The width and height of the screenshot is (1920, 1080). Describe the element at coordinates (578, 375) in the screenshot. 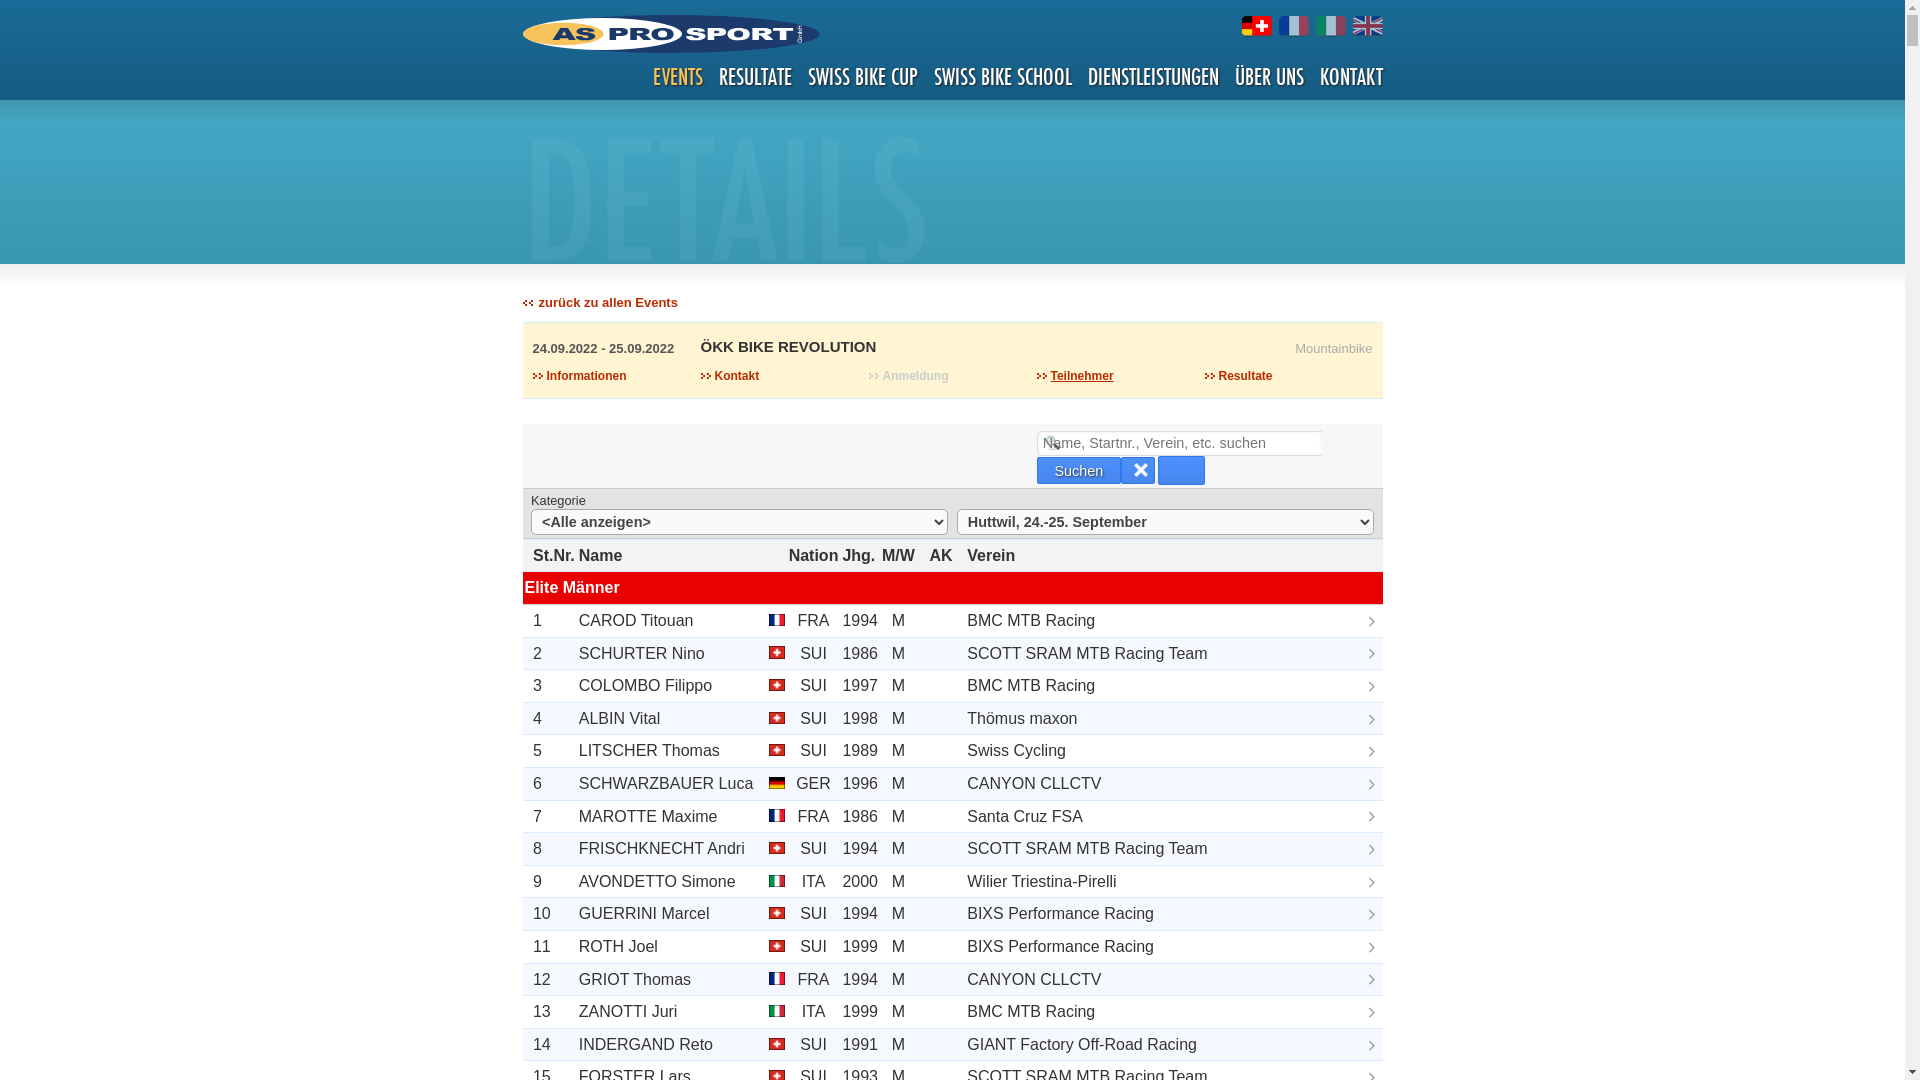

I see `'Informationen'` at that location.